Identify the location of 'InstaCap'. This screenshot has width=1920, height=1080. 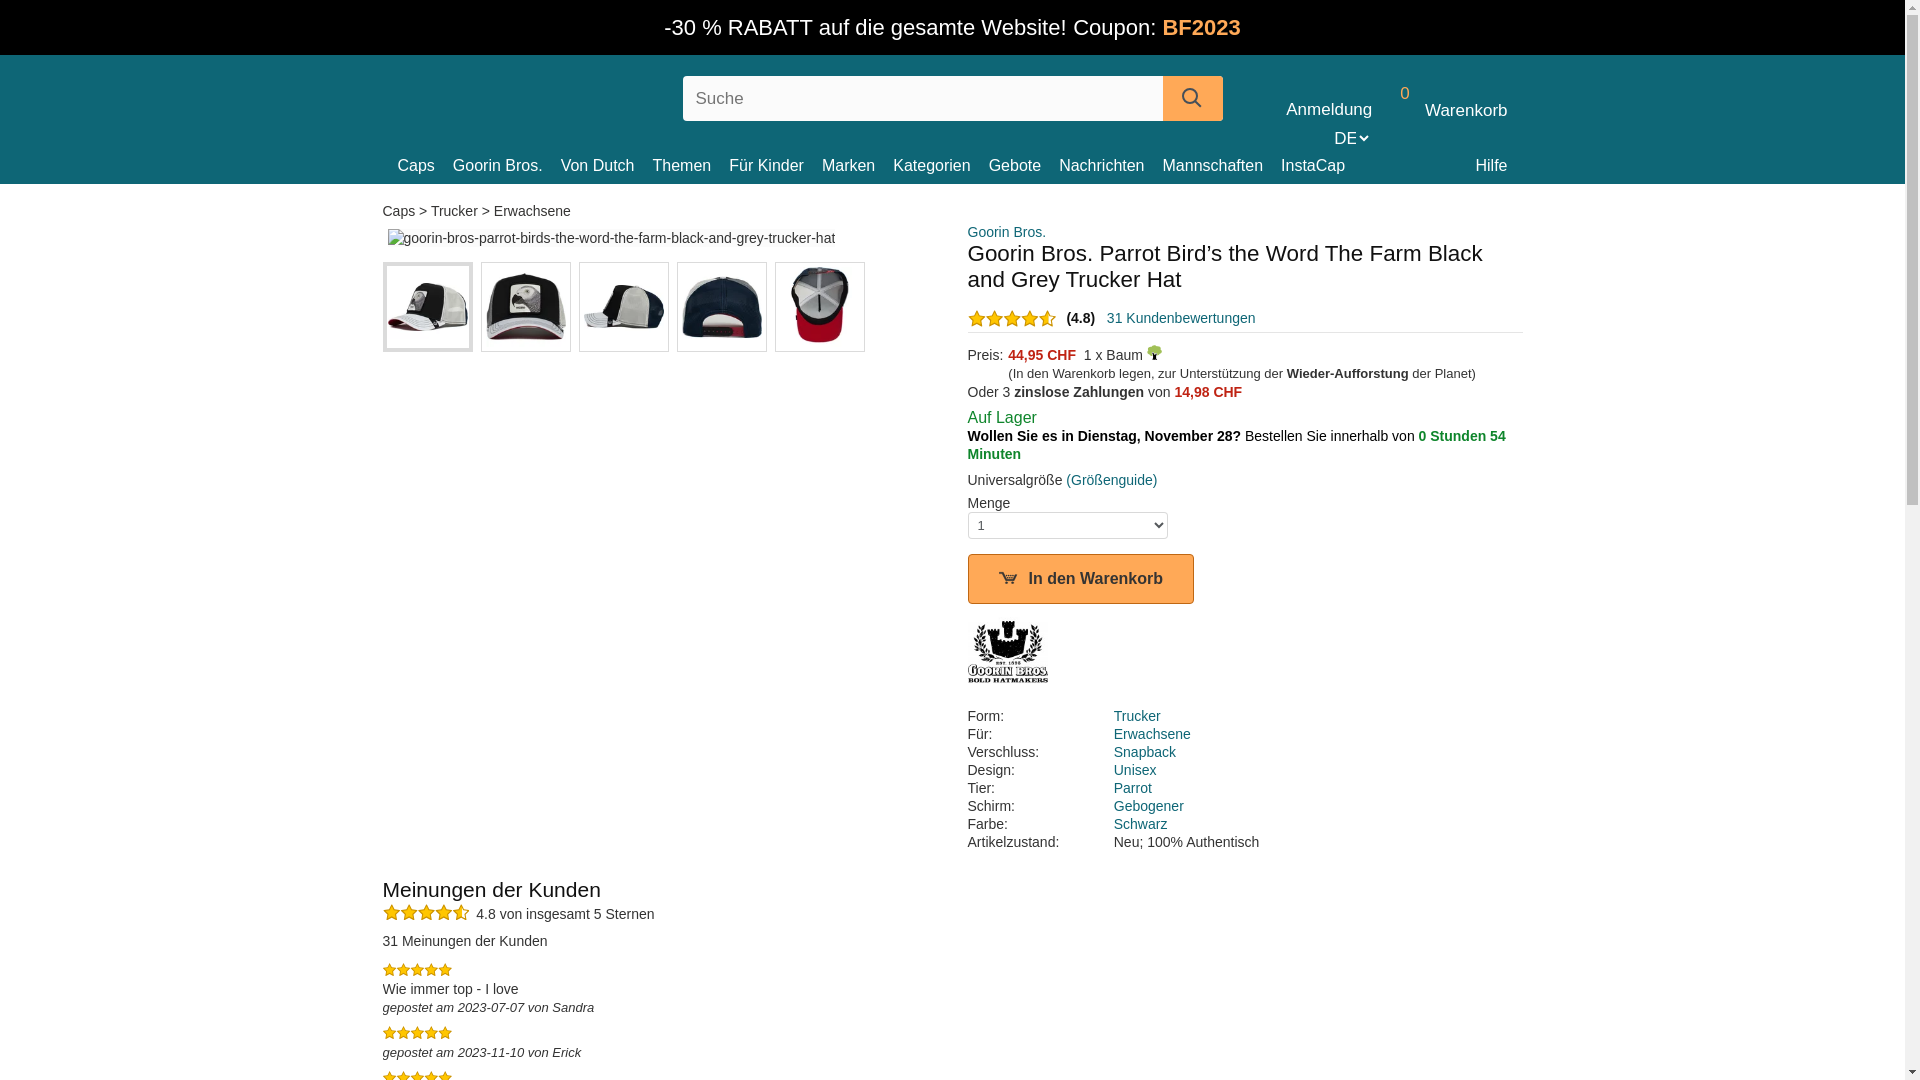
(1321, 164).